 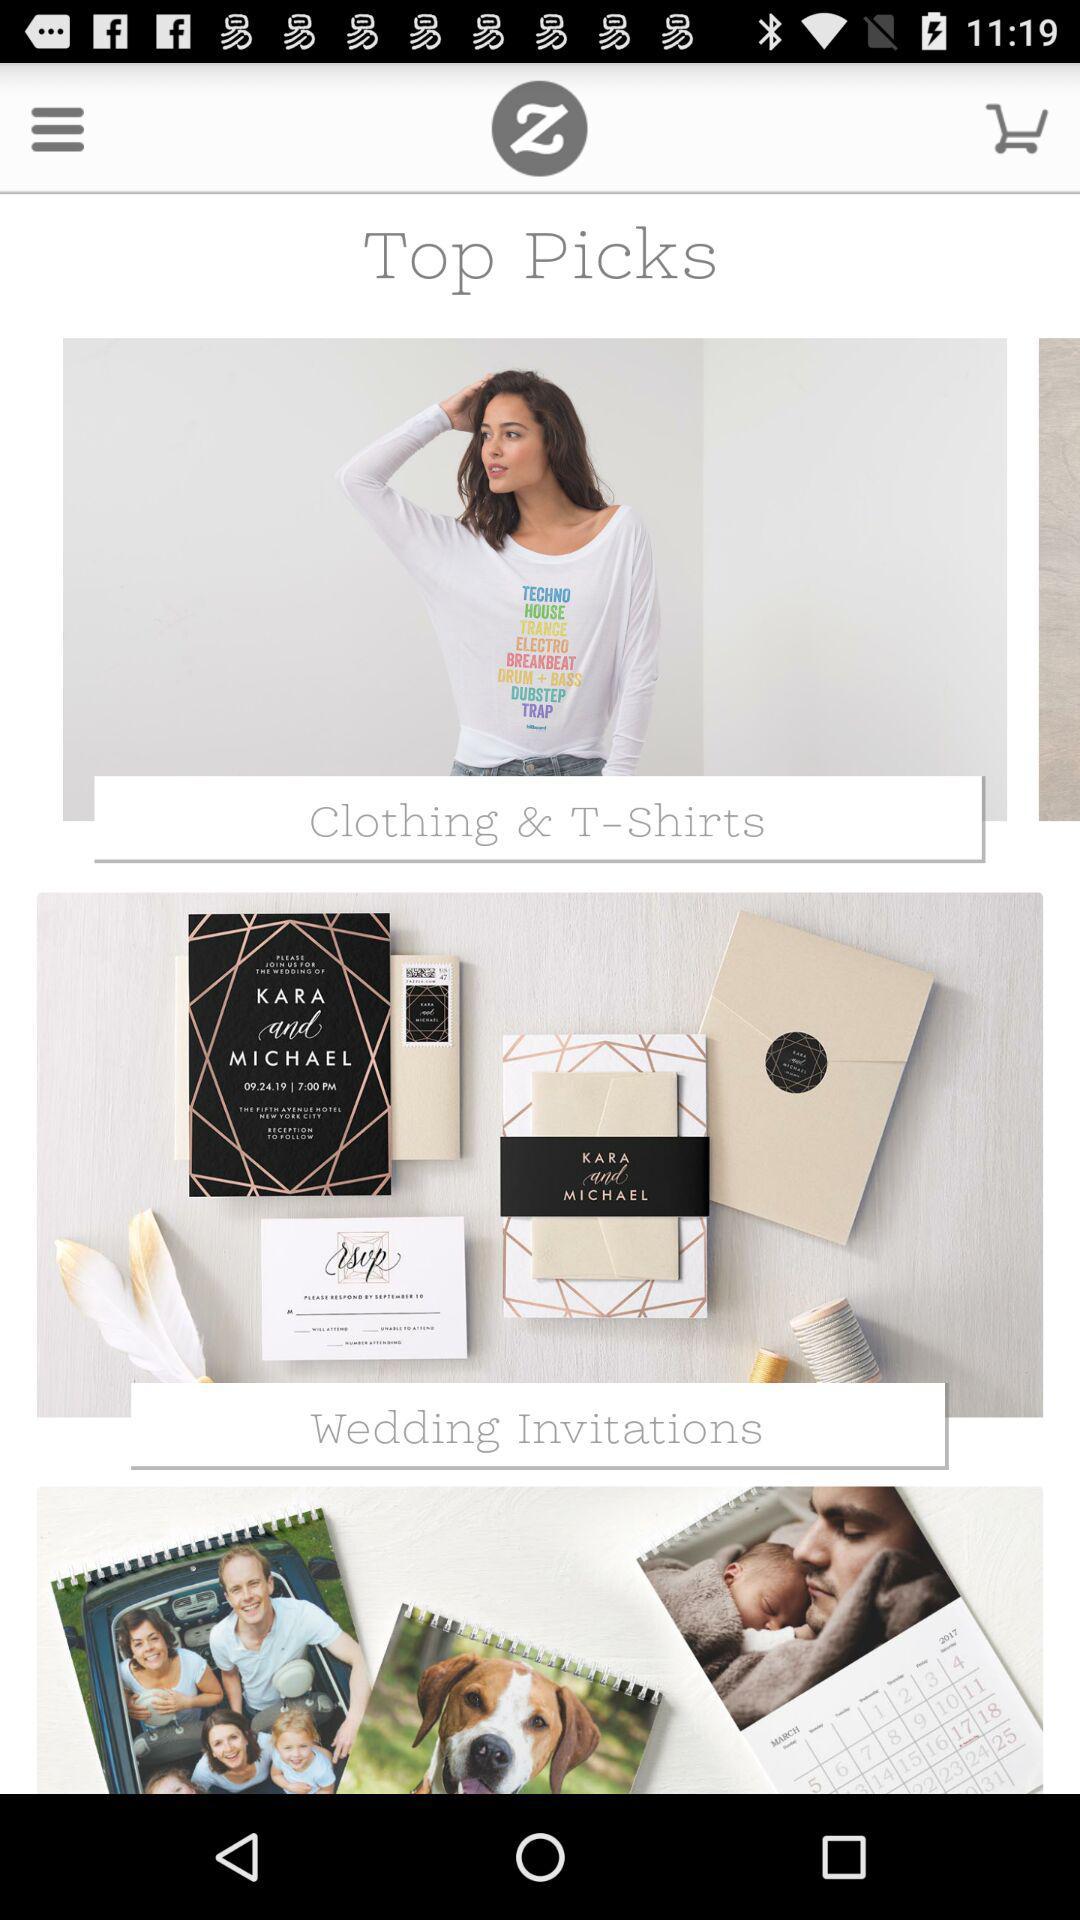 What do you see at coordinates (1017, 136) in the screenshot?
I see `the cart icon` at bounding box center [1017, 136].